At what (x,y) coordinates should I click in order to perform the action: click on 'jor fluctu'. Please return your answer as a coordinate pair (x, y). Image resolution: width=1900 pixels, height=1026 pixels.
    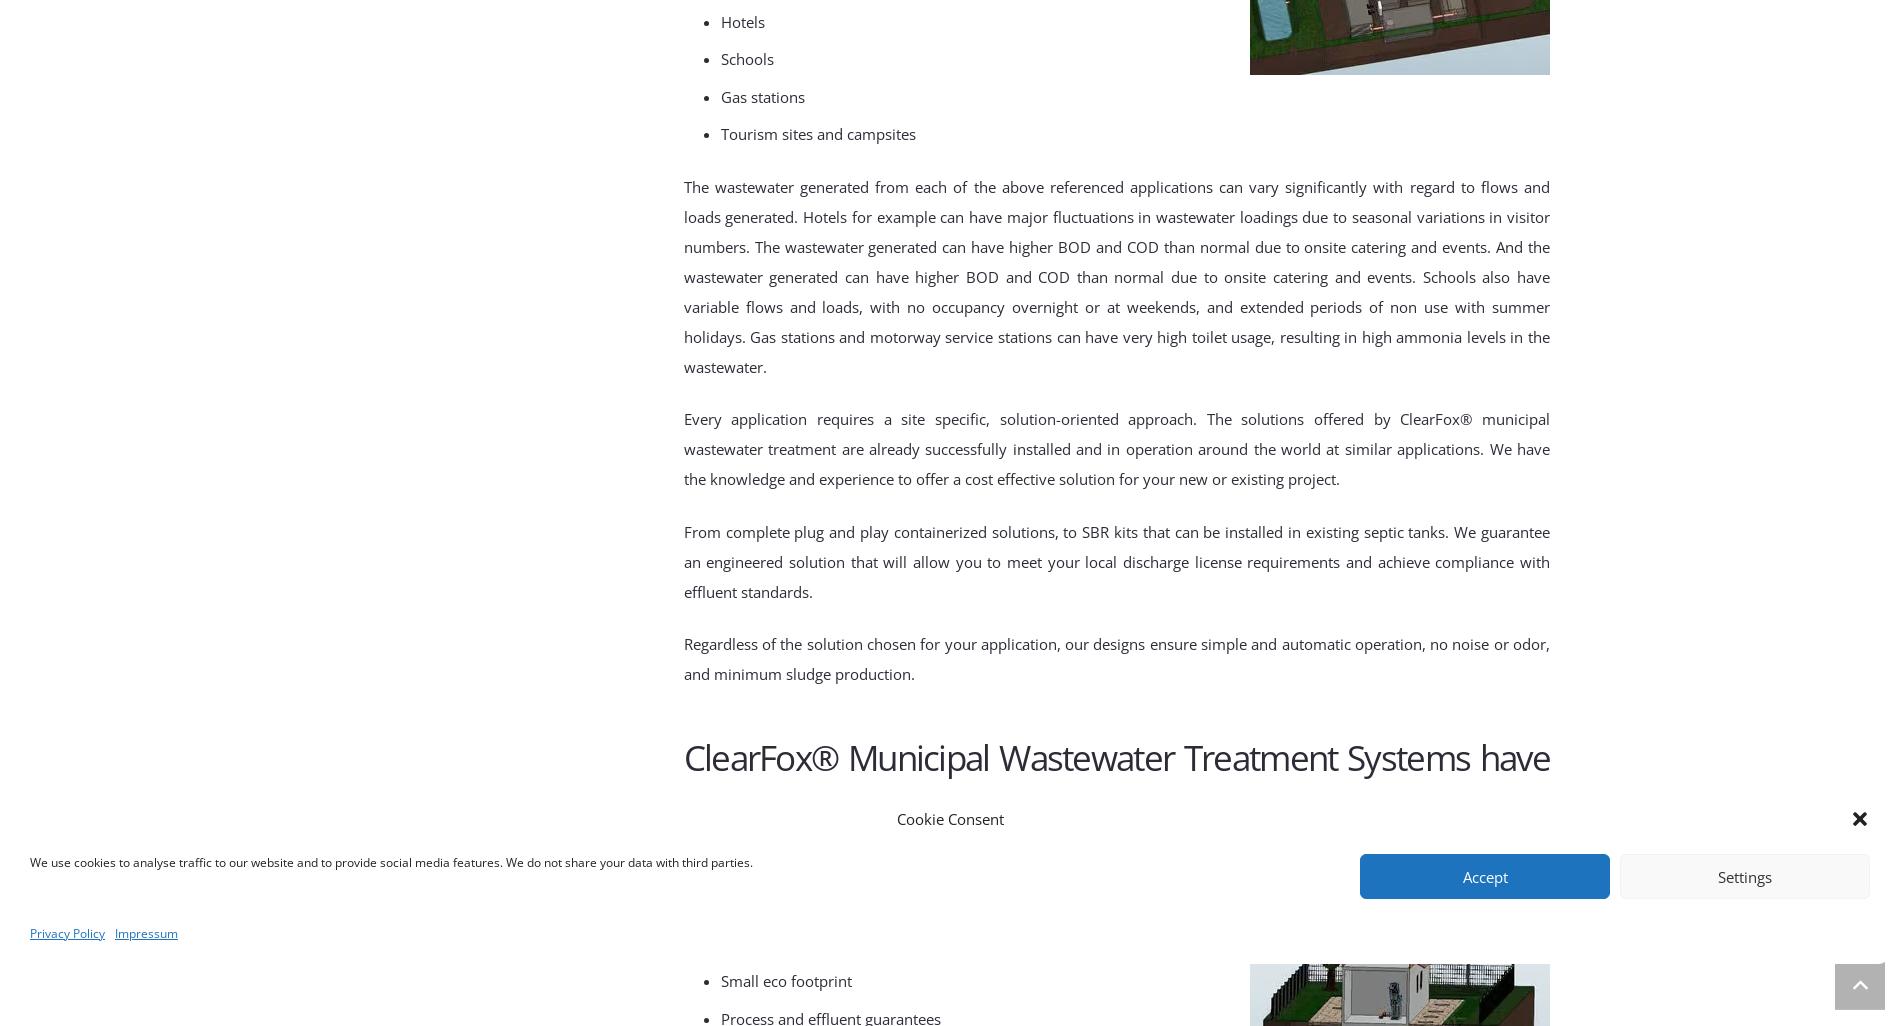
    Looking at the image, I should click on (1028, 215).